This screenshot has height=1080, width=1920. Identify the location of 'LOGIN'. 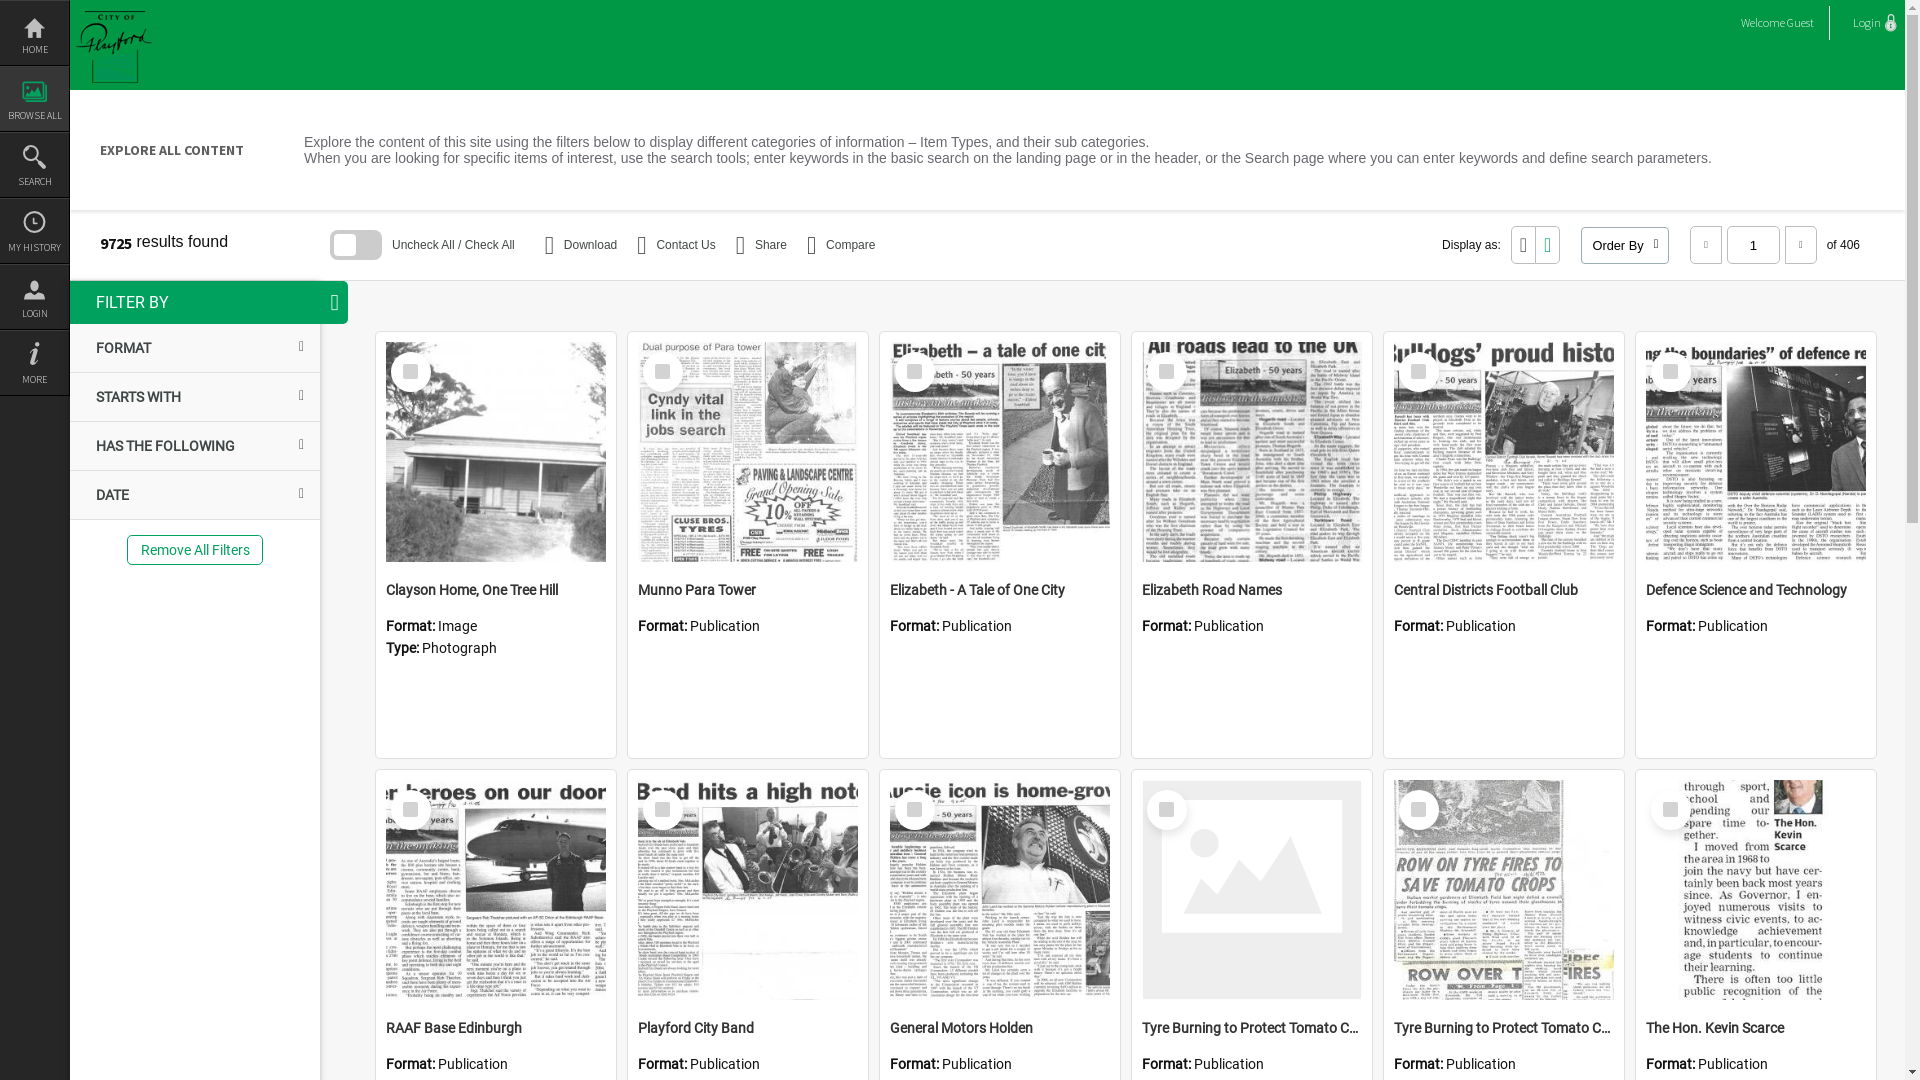
(34, 297).